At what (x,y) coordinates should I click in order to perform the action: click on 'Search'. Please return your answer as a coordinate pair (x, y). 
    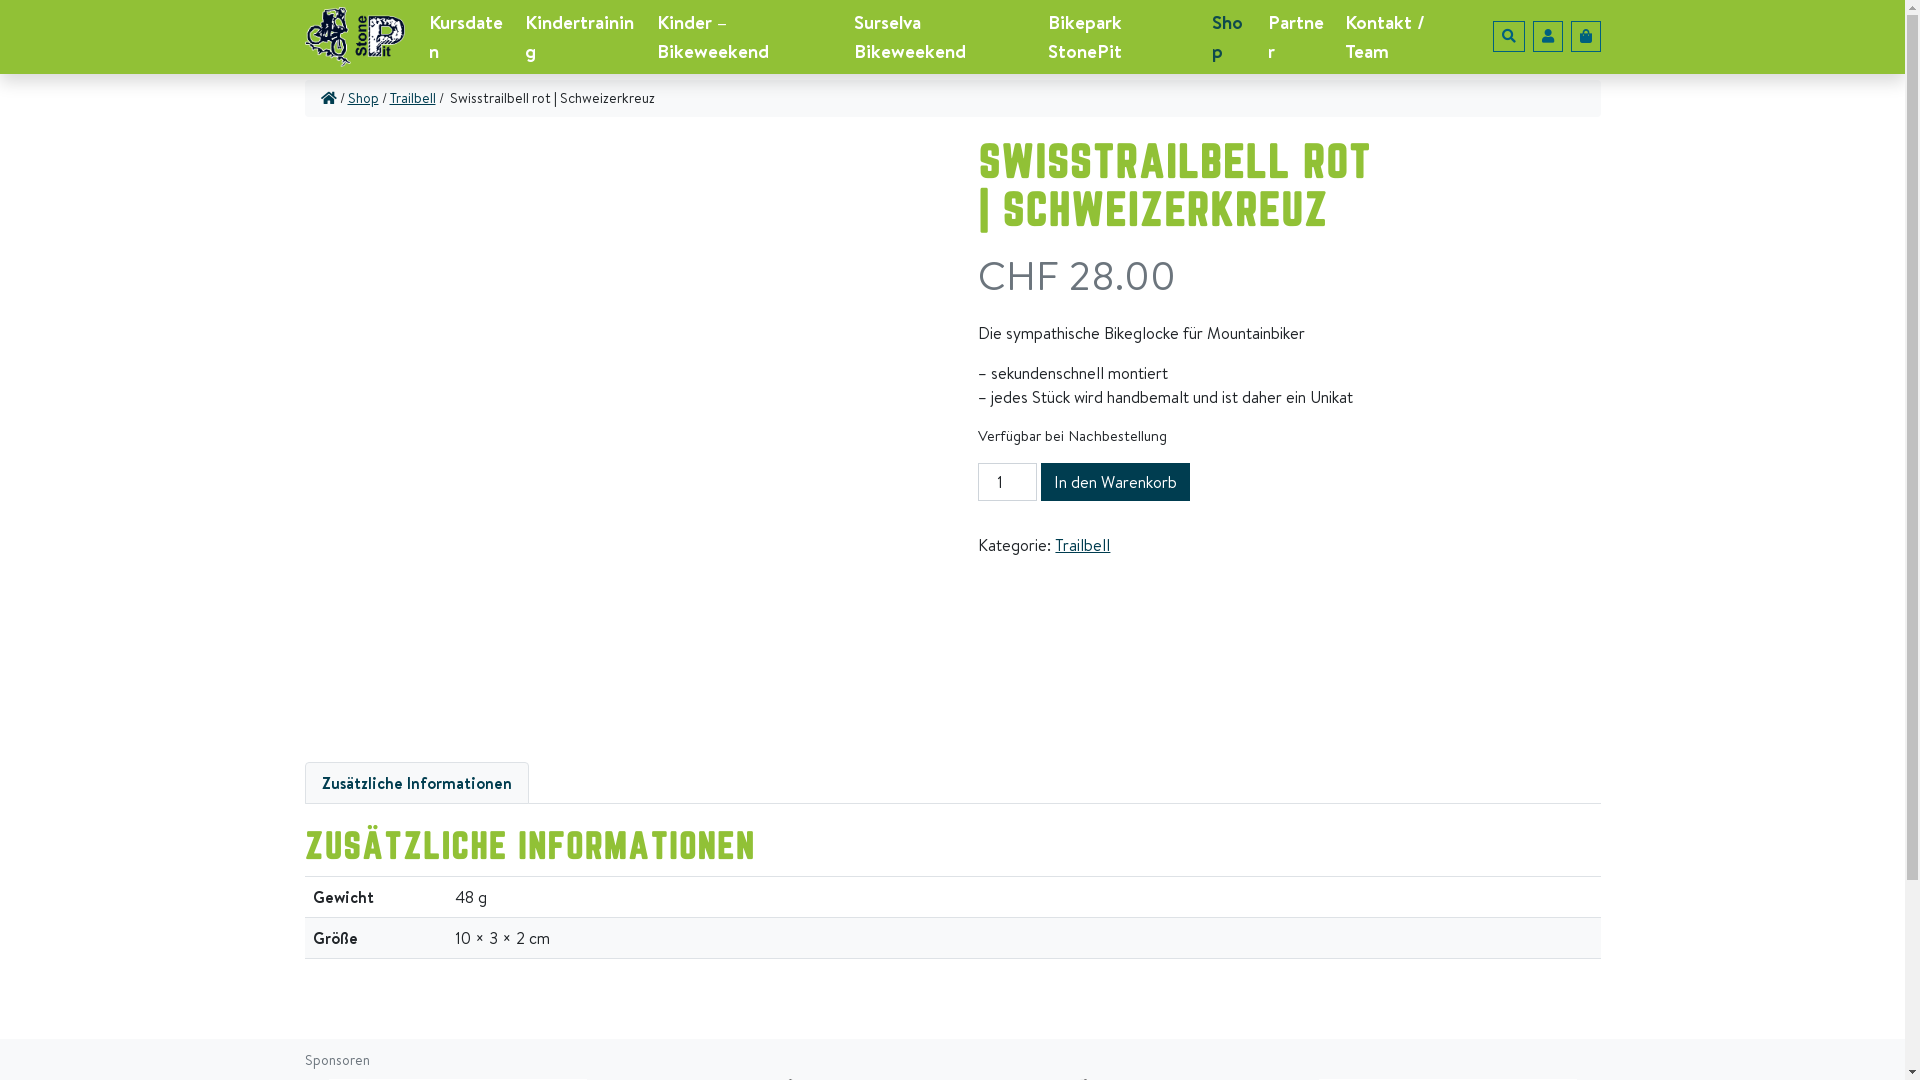
    Looking at the image, I should click on (1507, 36).